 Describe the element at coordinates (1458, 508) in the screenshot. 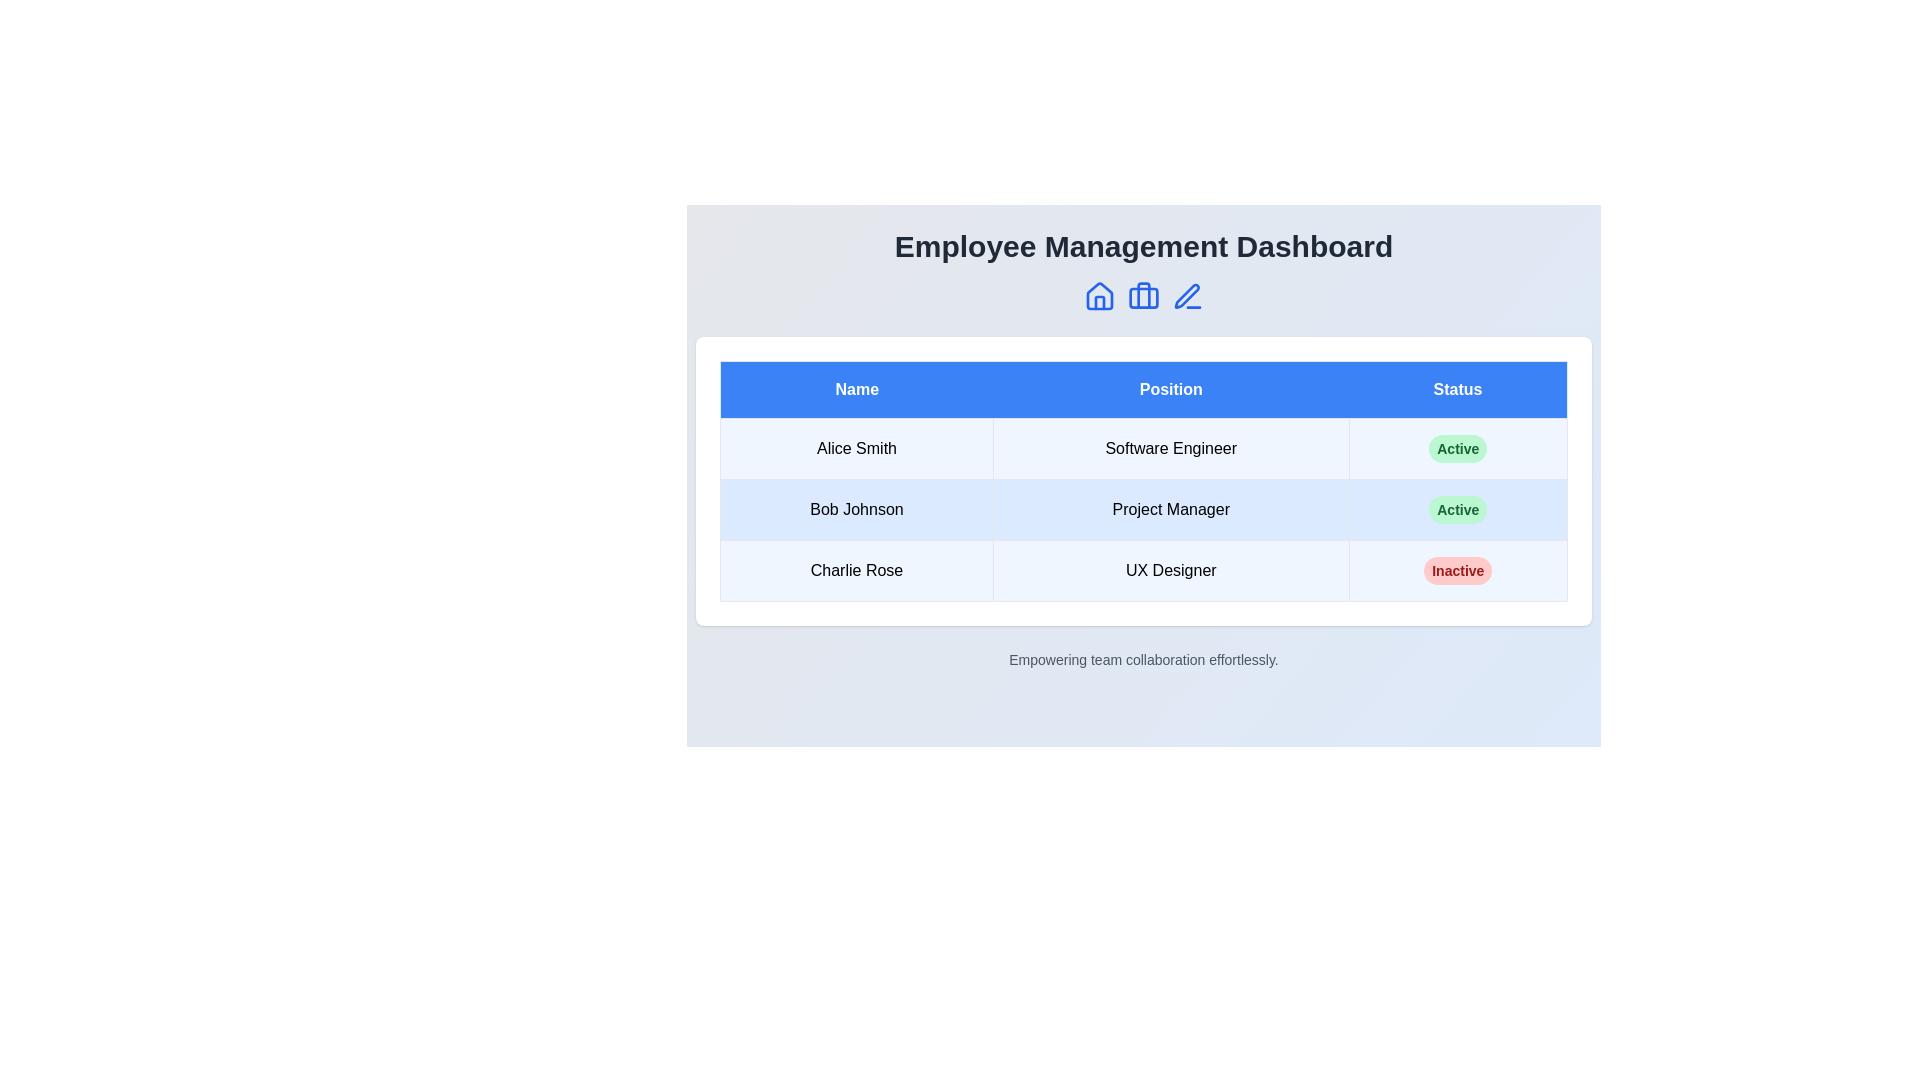

I see `text of the 'Active' status badge for 'Bob Johnson' located in the third column of the second row of the status table` at that location.